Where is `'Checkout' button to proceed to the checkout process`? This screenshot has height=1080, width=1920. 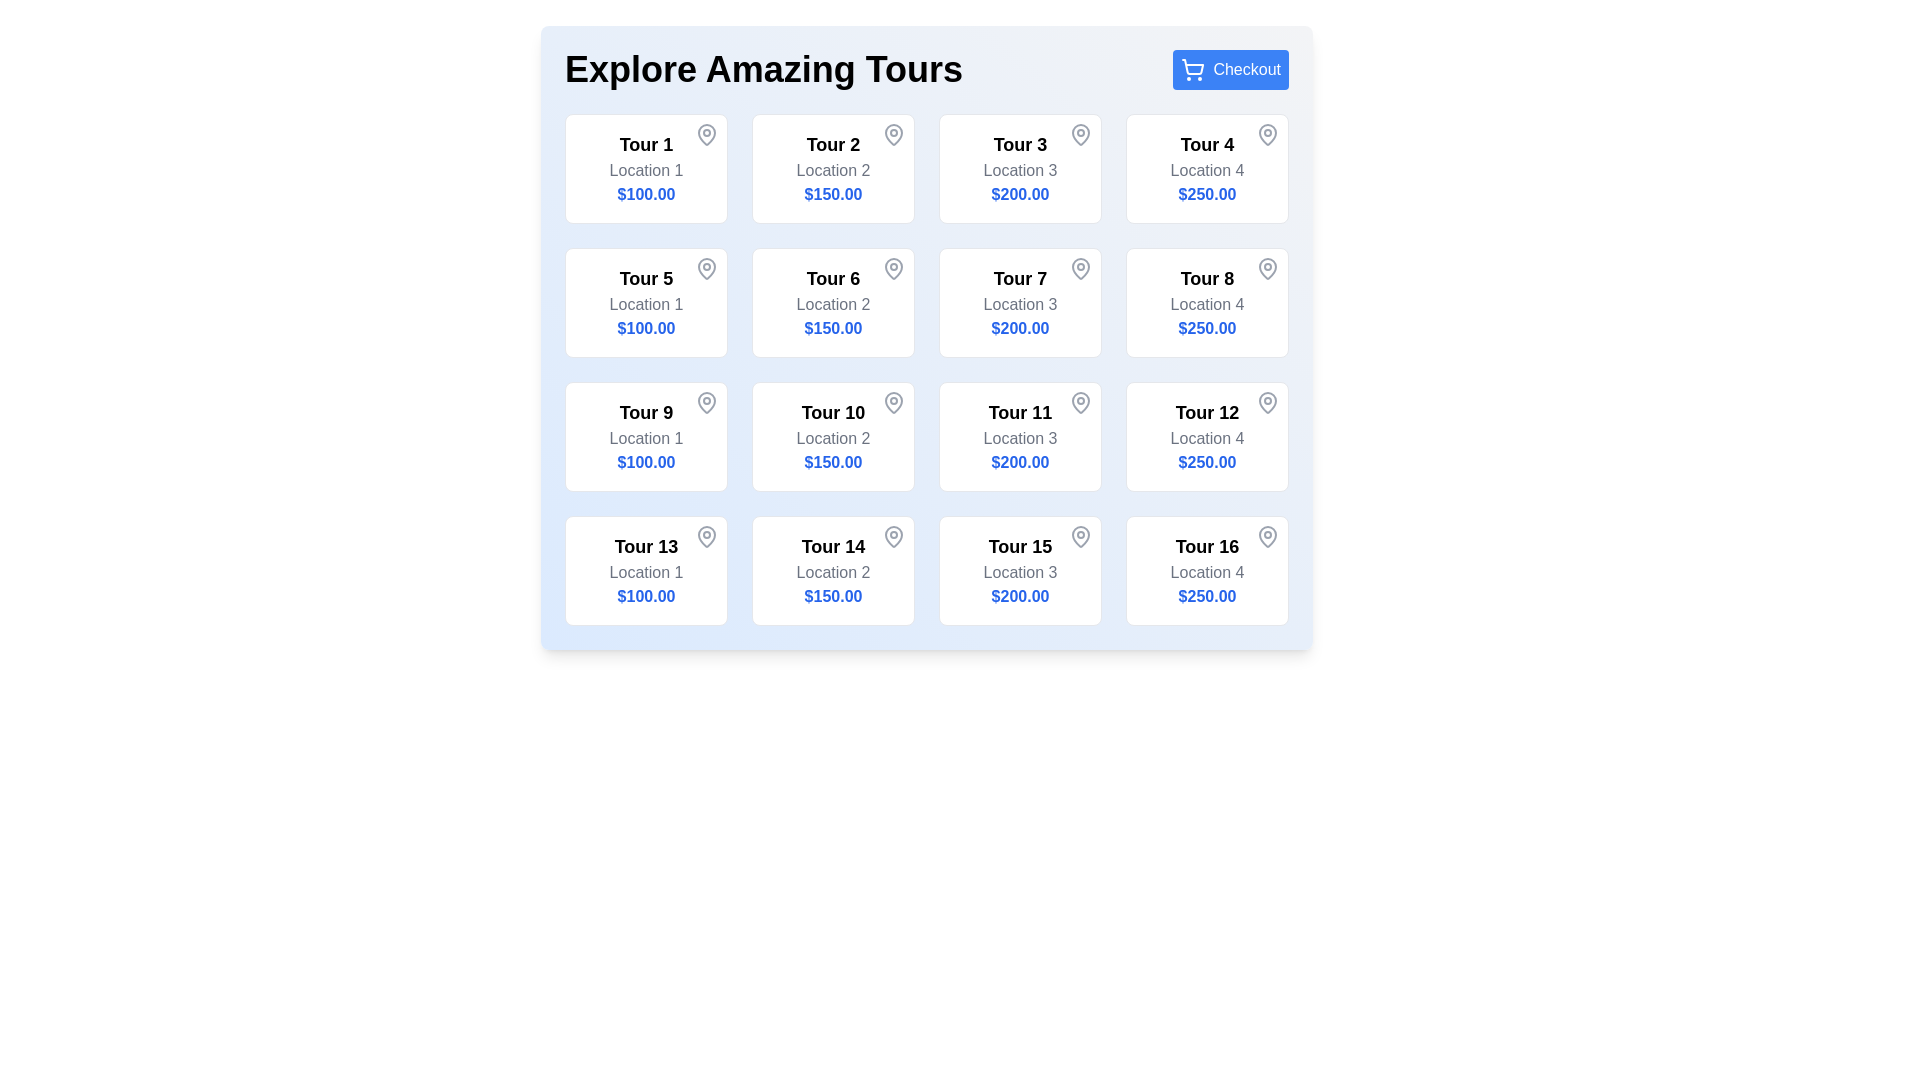 'Checkout' button to proceed to the checkout process is located at coordinates (1229, 68).